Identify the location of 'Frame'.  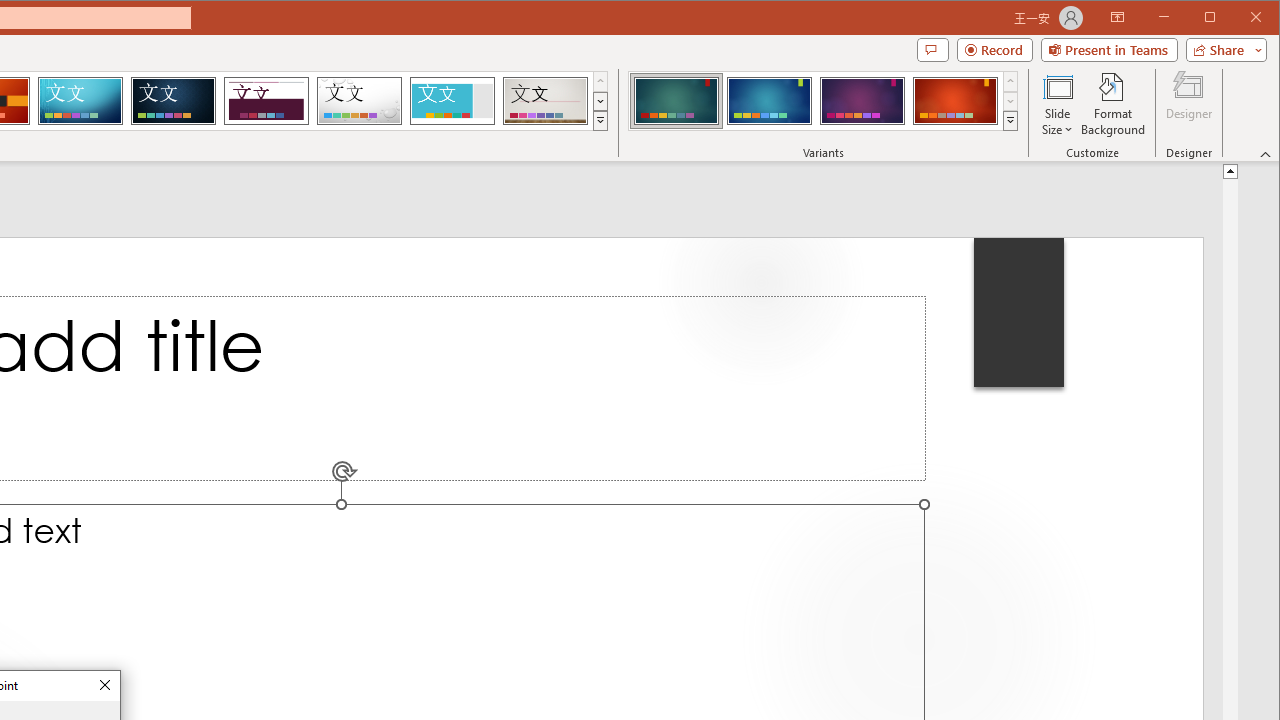
(451, 100).